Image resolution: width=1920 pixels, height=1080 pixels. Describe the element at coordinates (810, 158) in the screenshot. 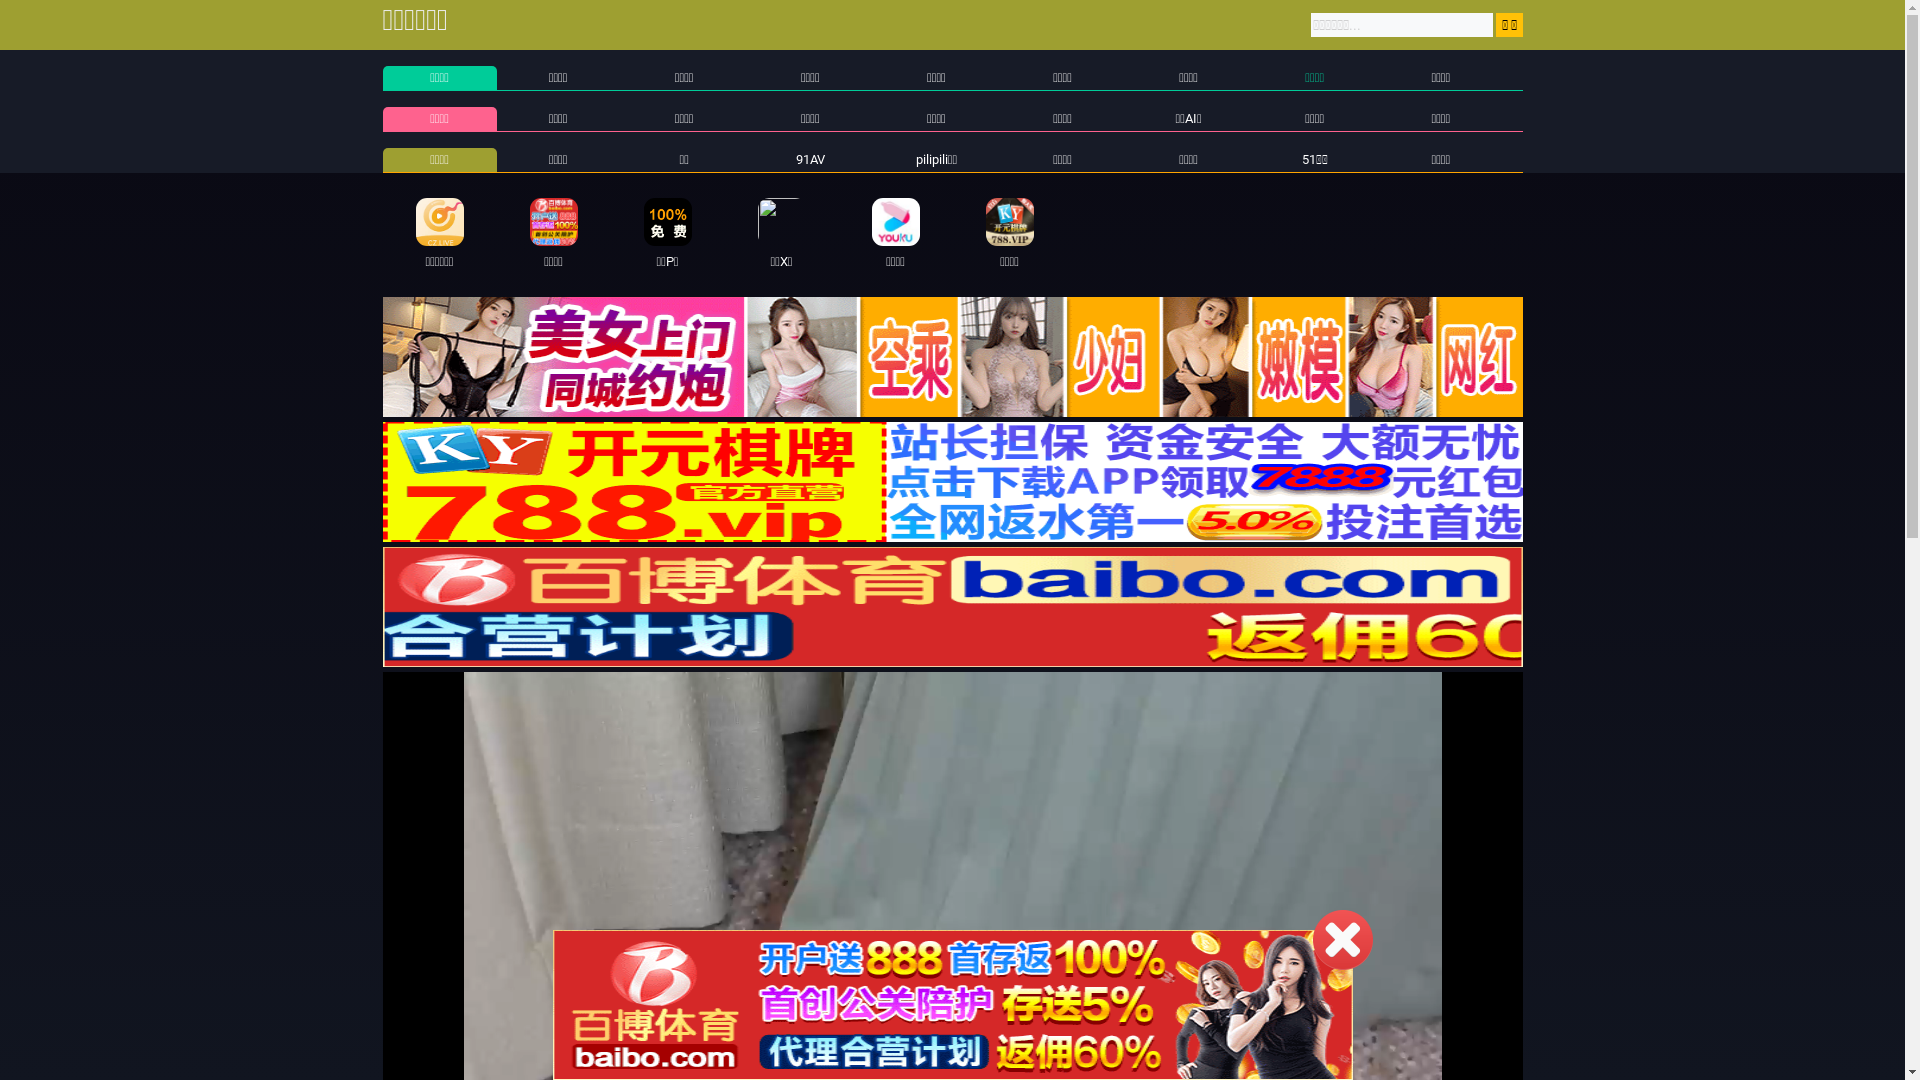

I see `'91AV'` at that location.